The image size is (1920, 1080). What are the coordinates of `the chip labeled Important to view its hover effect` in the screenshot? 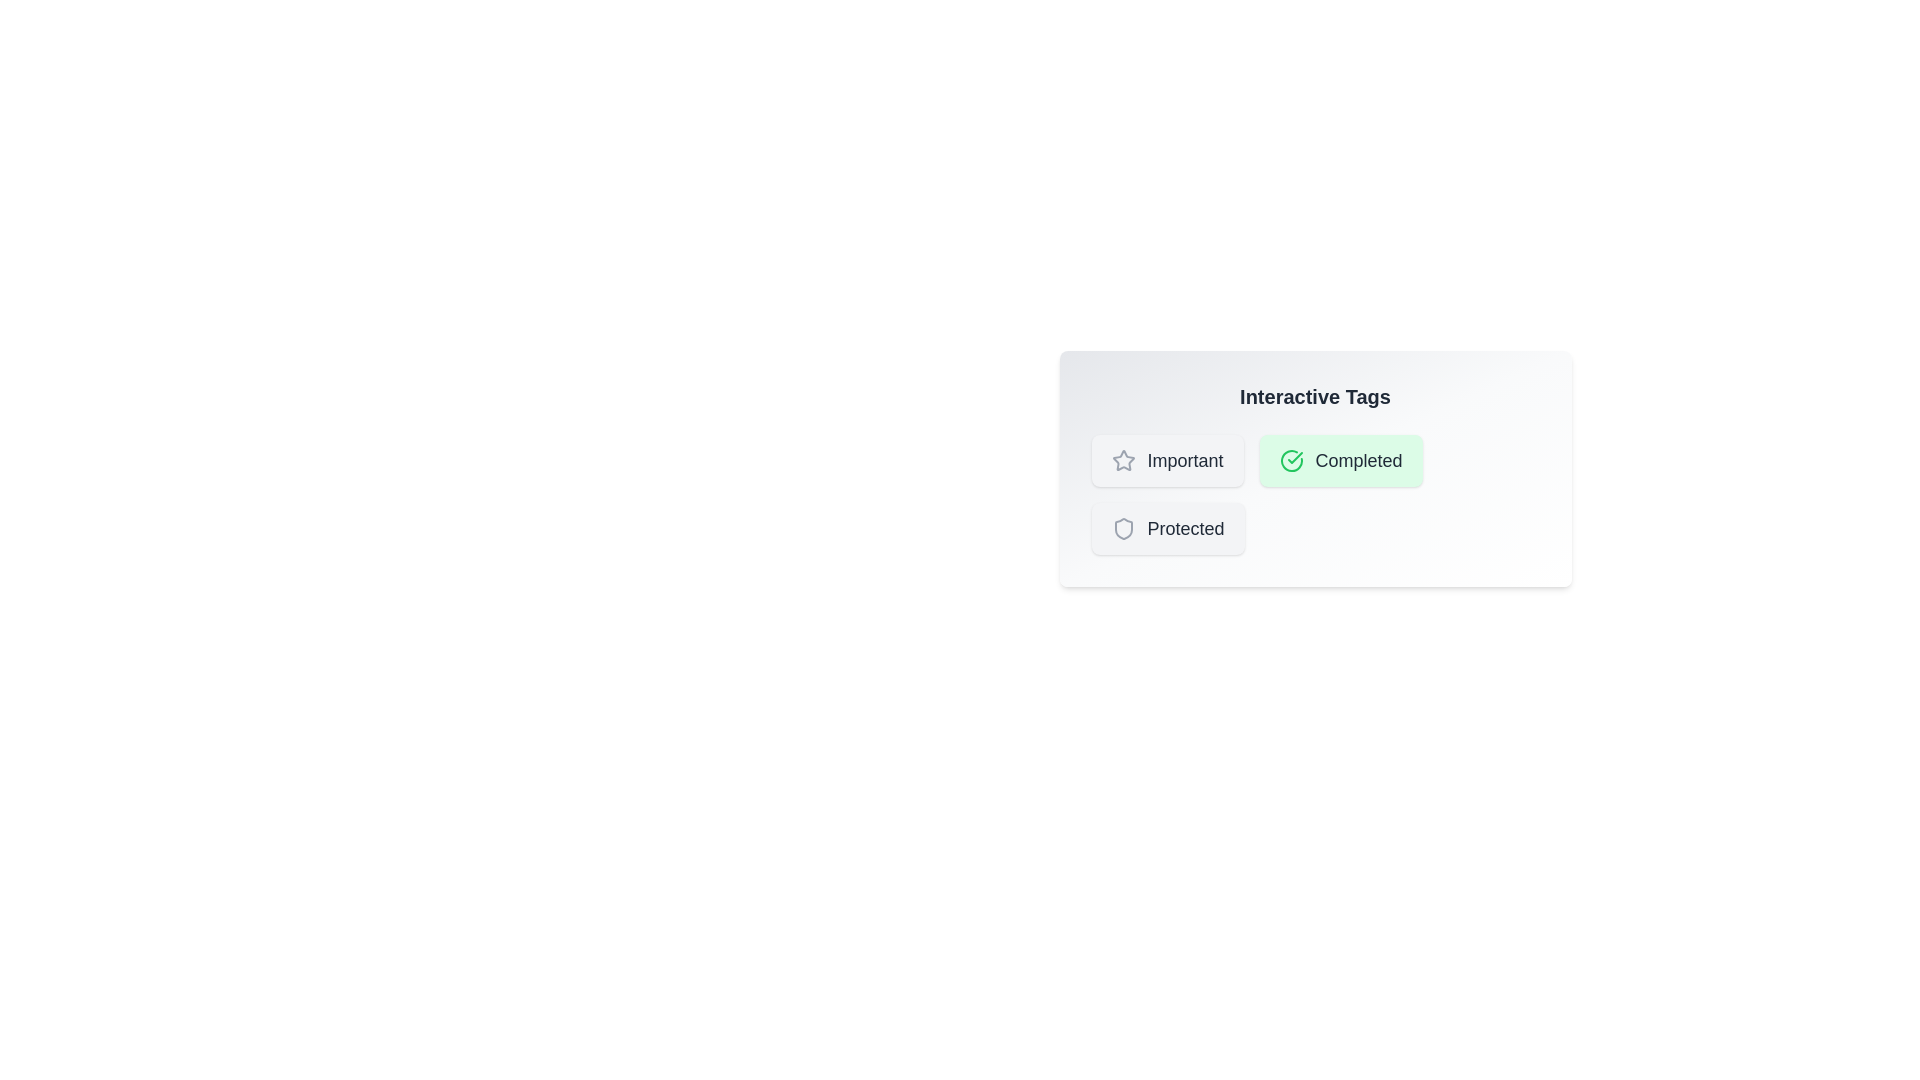 It's located at (1167, 461).